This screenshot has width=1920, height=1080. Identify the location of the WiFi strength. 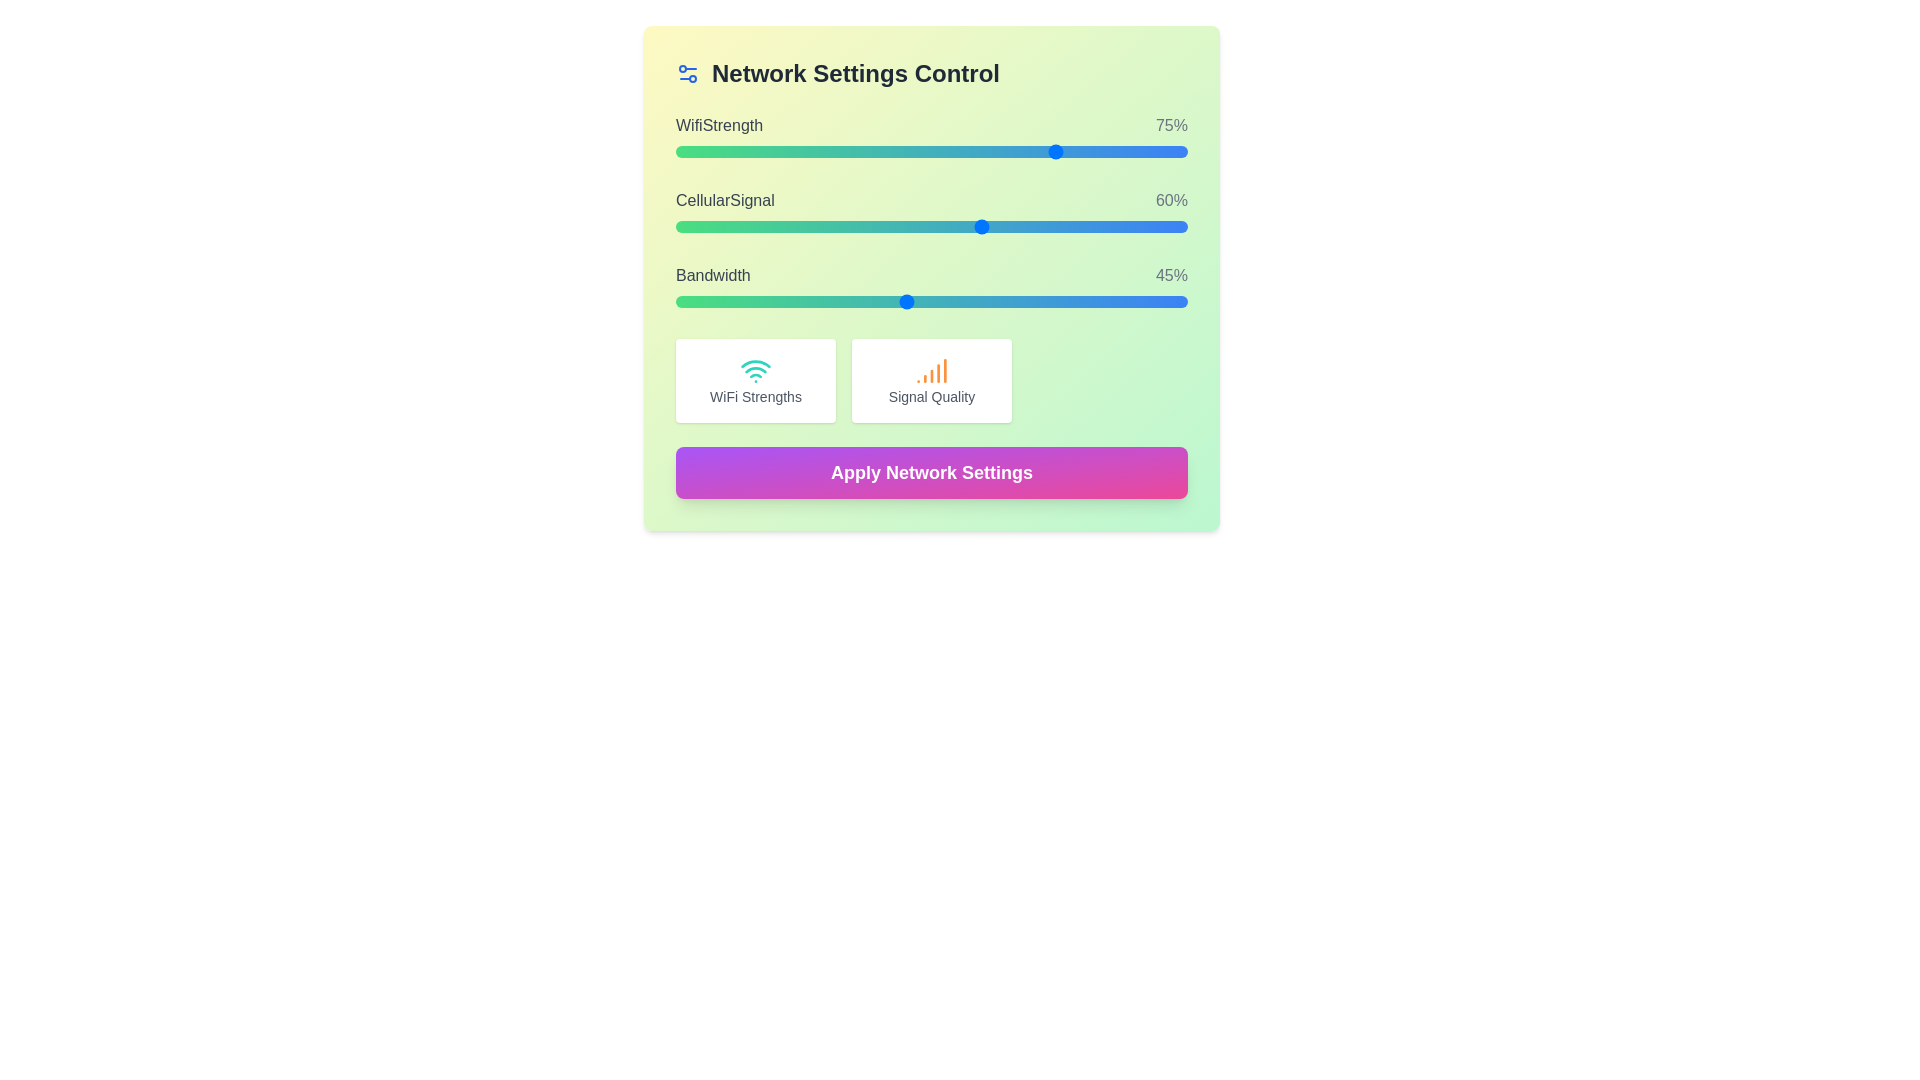
(895, 150).